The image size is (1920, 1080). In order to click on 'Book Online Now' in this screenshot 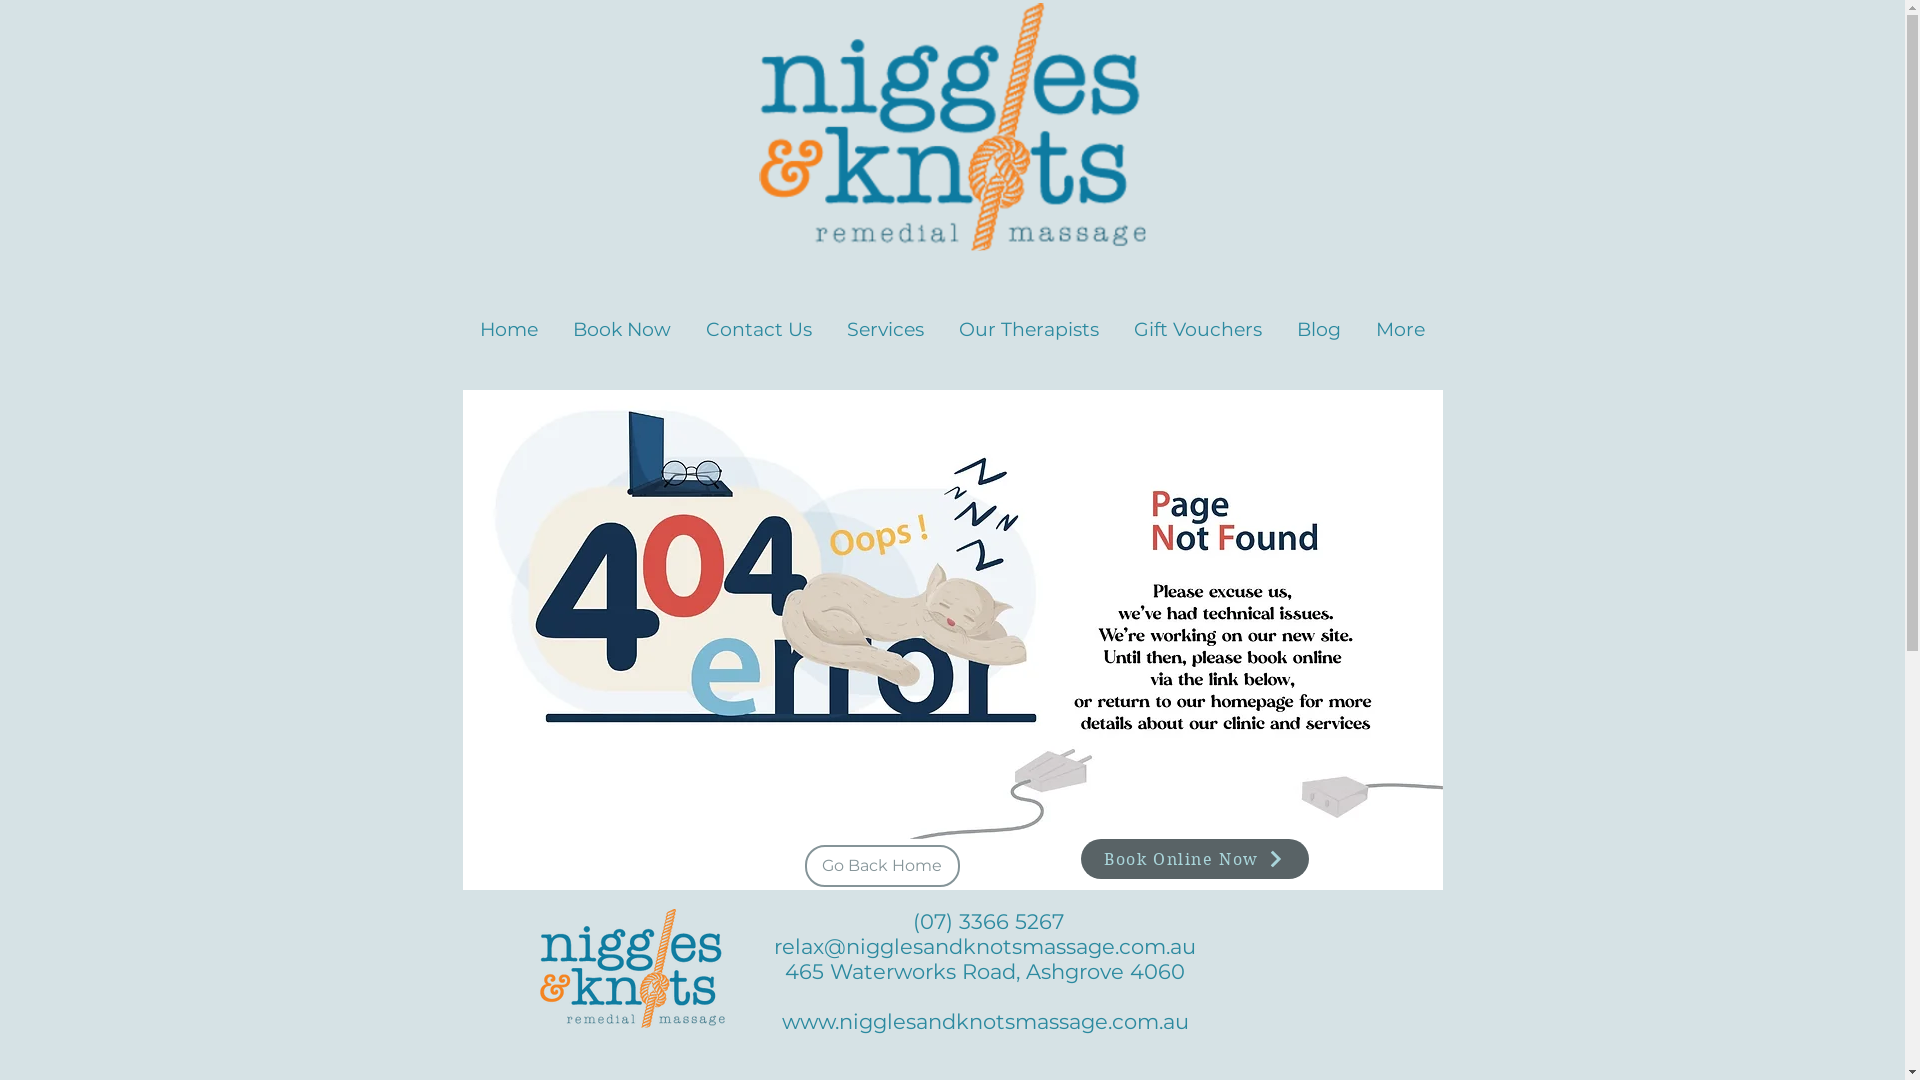, I will do `click(1194, 858)`.